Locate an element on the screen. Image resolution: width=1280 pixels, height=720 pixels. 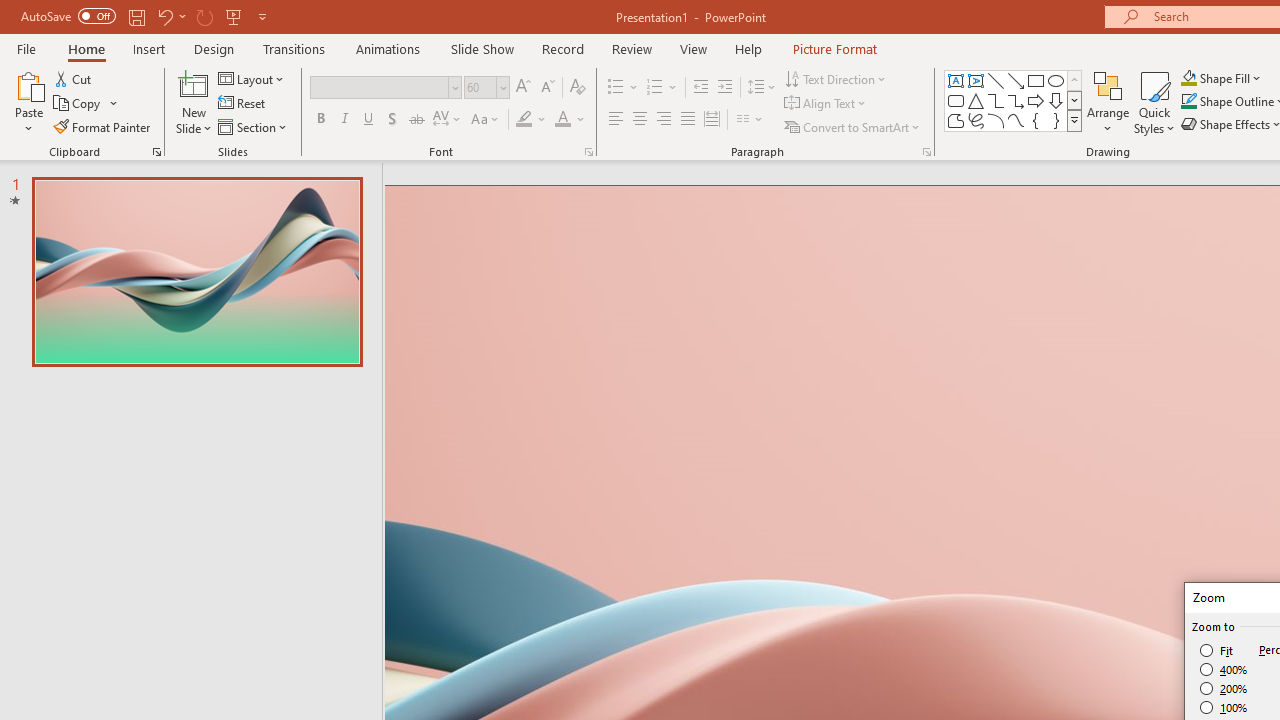
'AutomationID: ShapesInsertGallery' is located at coordinates (1014, 100).